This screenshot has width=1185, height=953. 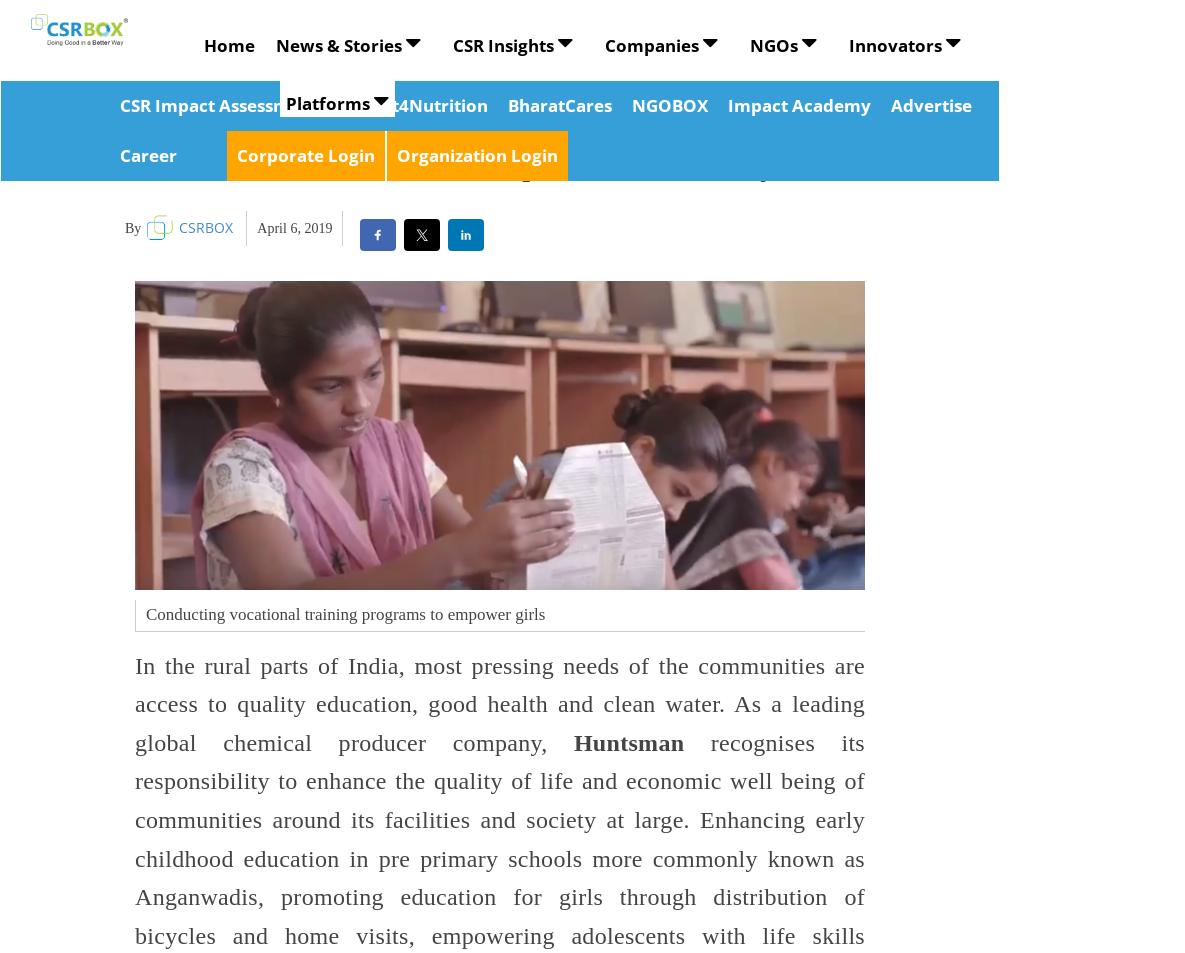 I want to click on 'Home', so click(x=202, y=44).